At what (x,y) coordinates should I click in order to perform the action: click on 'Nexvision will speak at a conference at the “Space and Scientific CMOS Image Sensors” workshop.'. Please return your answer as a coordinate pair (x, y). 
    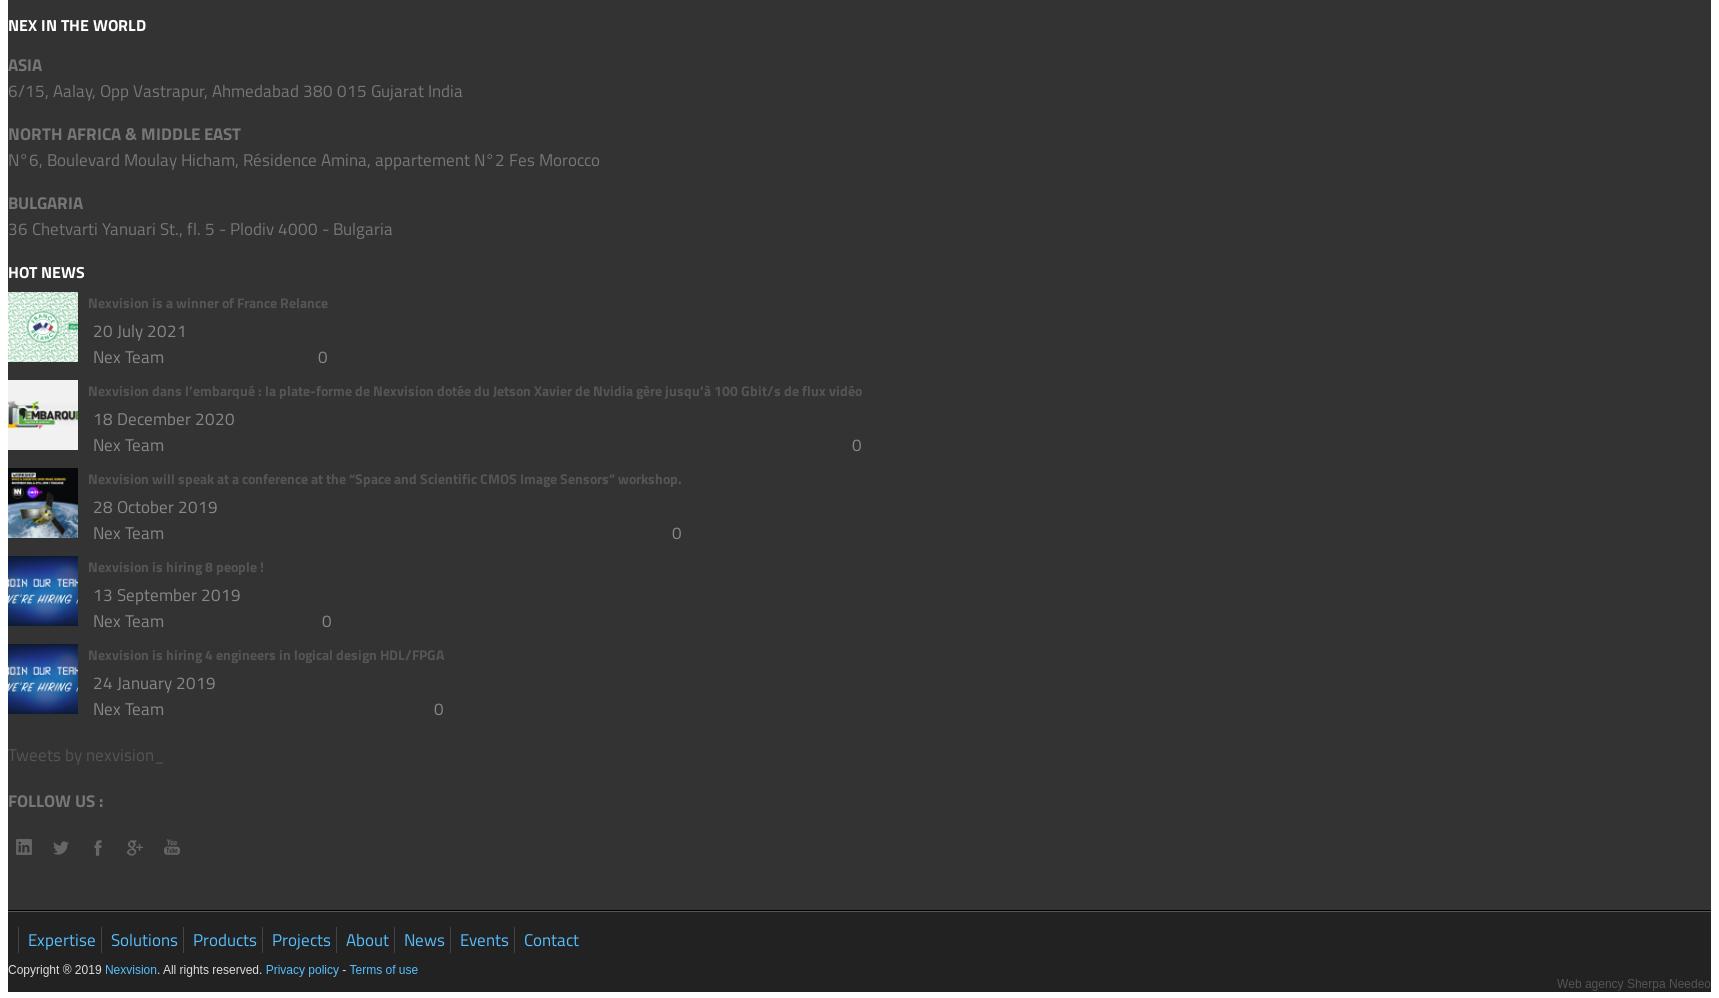
    Looking at the image, I should click on (384, 476).